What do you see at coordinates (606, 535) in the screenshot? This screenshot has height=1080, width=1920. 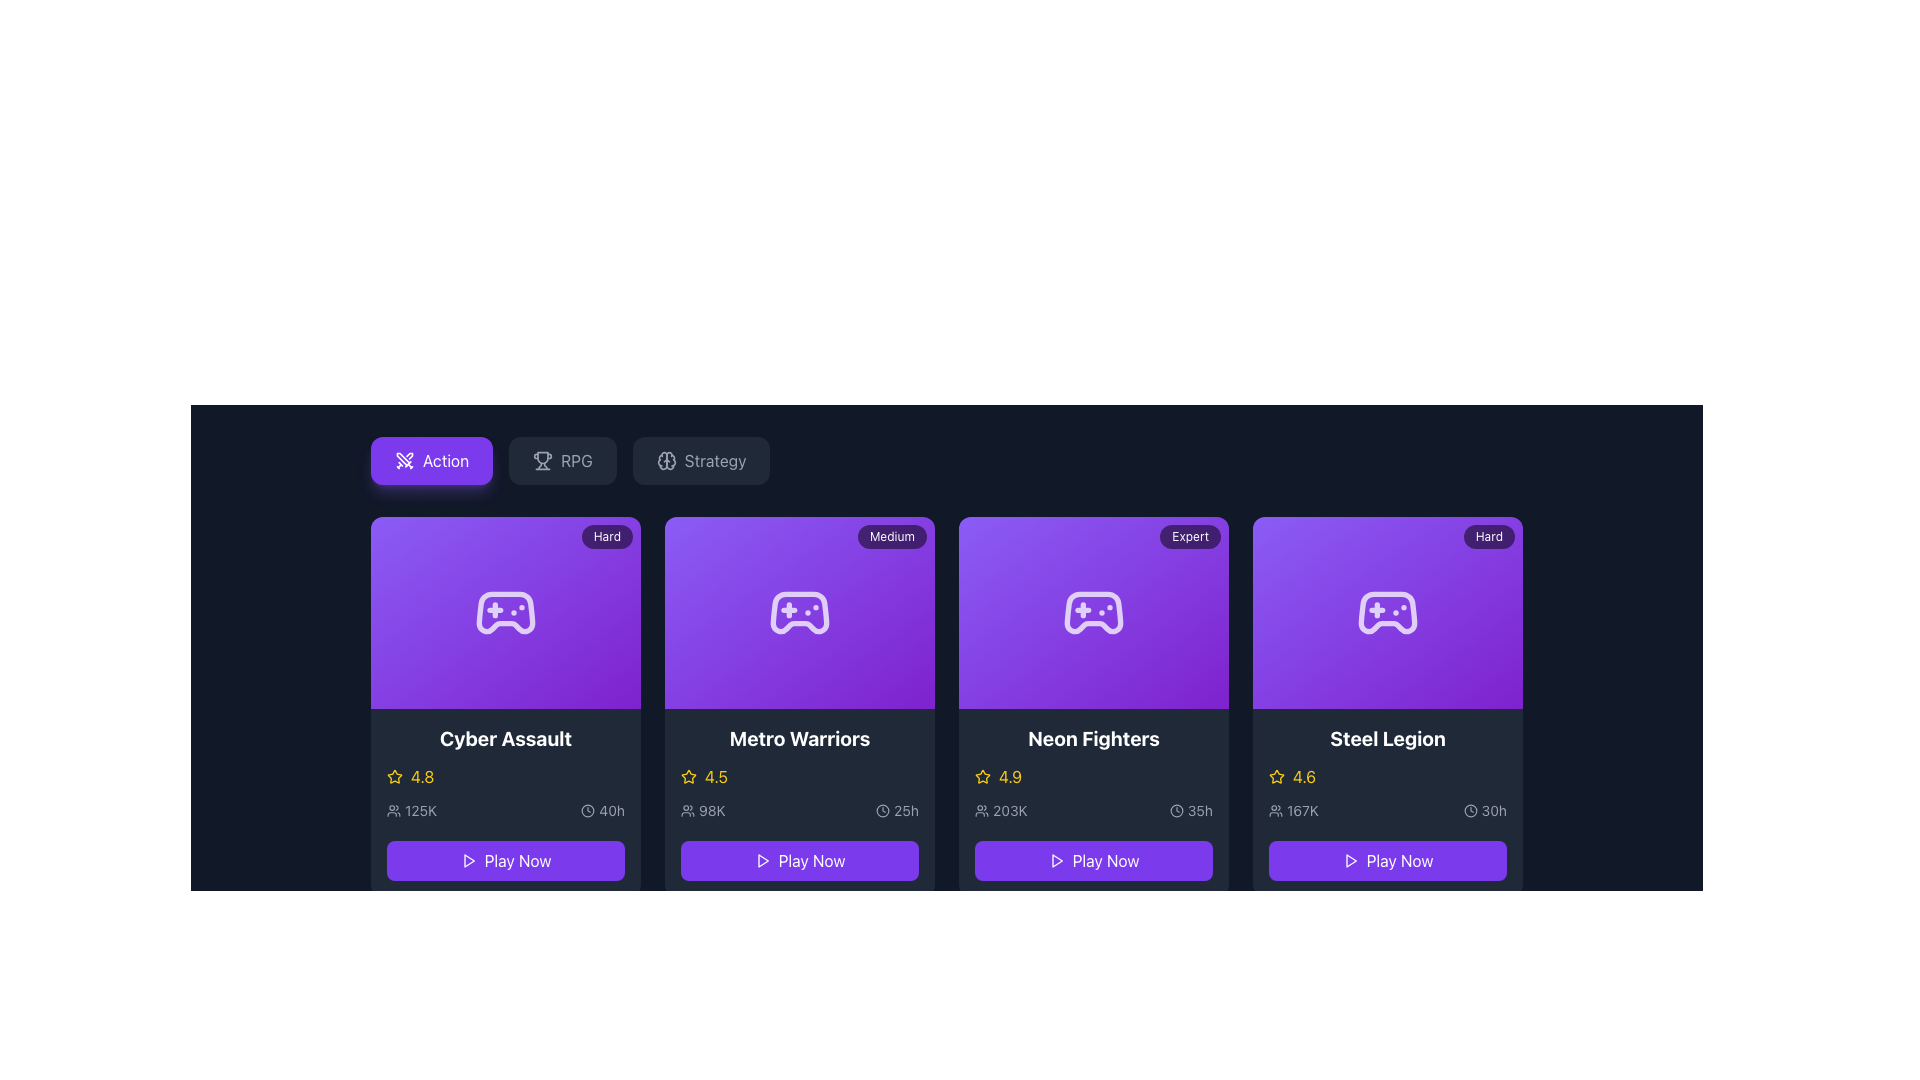 I see `displayed text 'Hard' on the small, rounded rectangle badge located at the top-right corner of the 'Cyber Assault' game card` at bounding box center [606, 535].